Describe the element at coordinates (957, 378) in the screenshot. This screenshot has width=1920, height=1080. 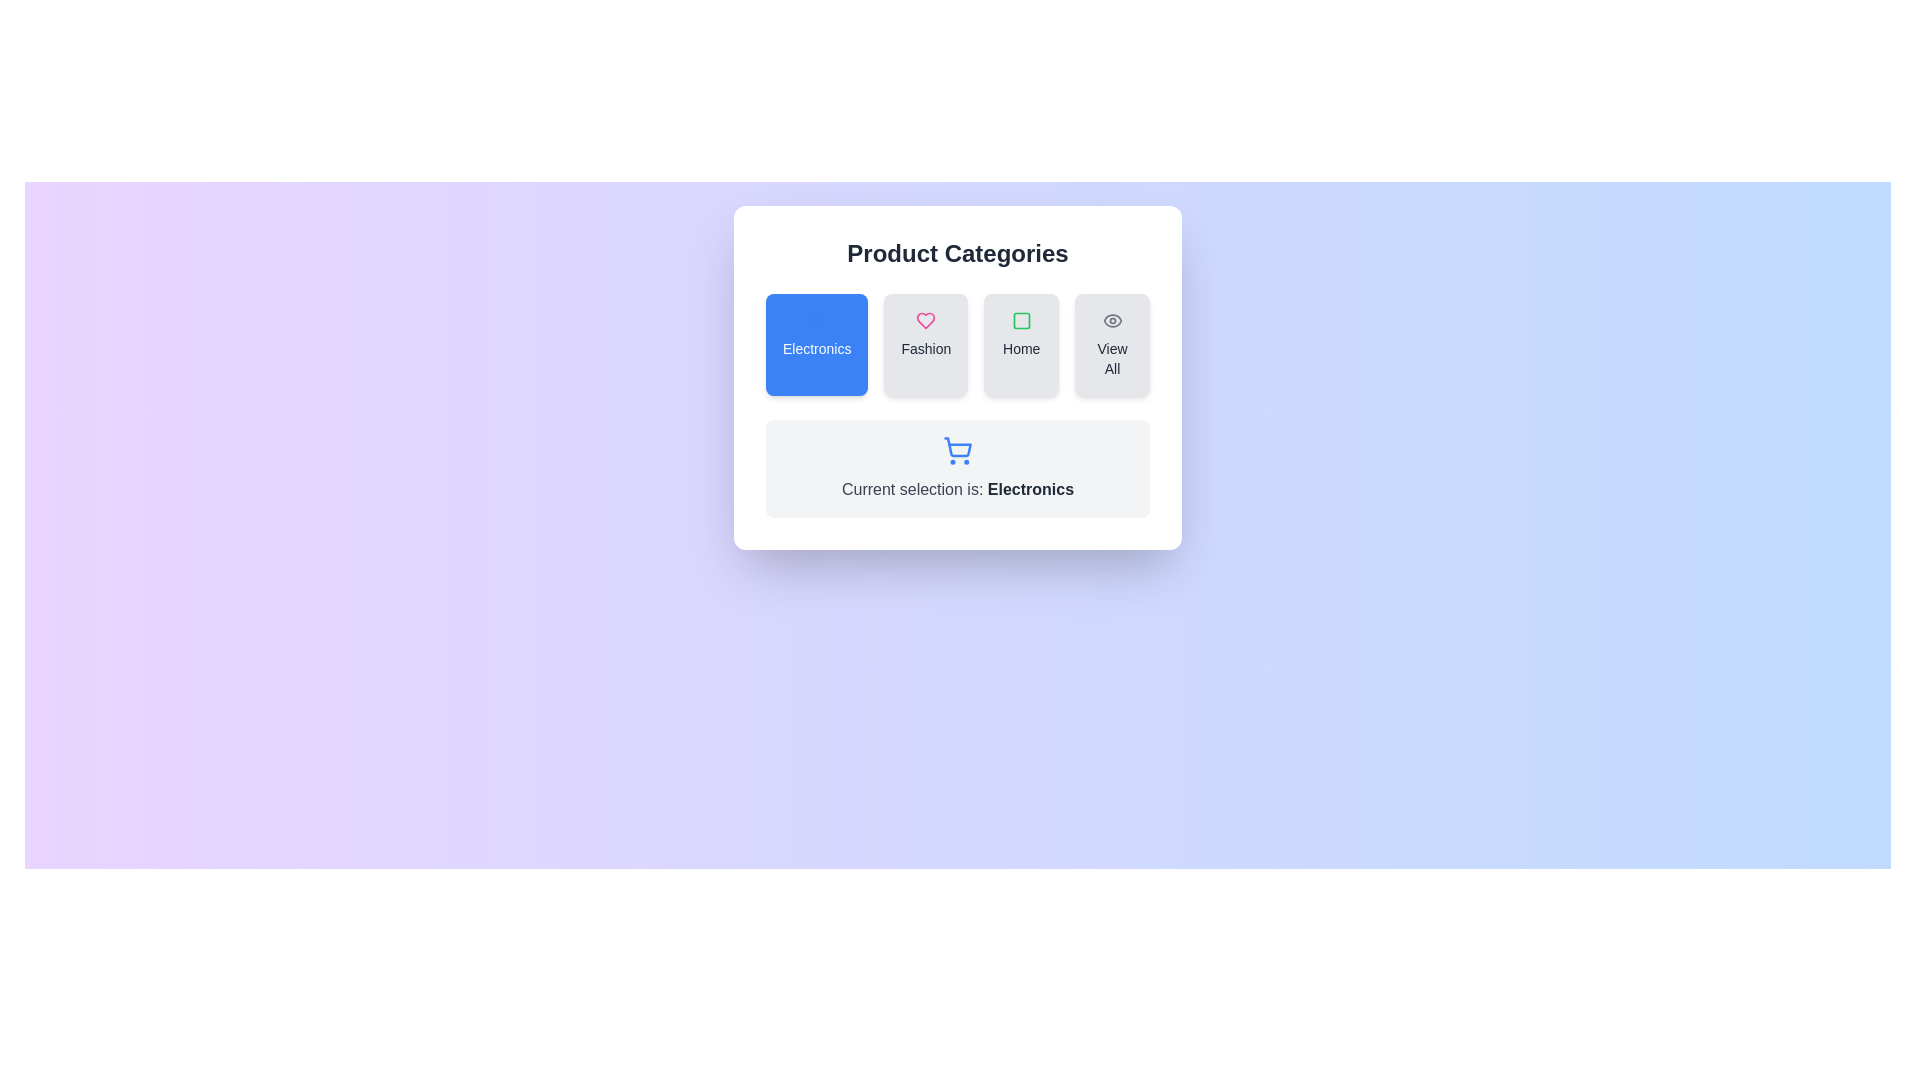
I see `the category selector component, which is a composite interactive element containing buttons and a status display` at that location.